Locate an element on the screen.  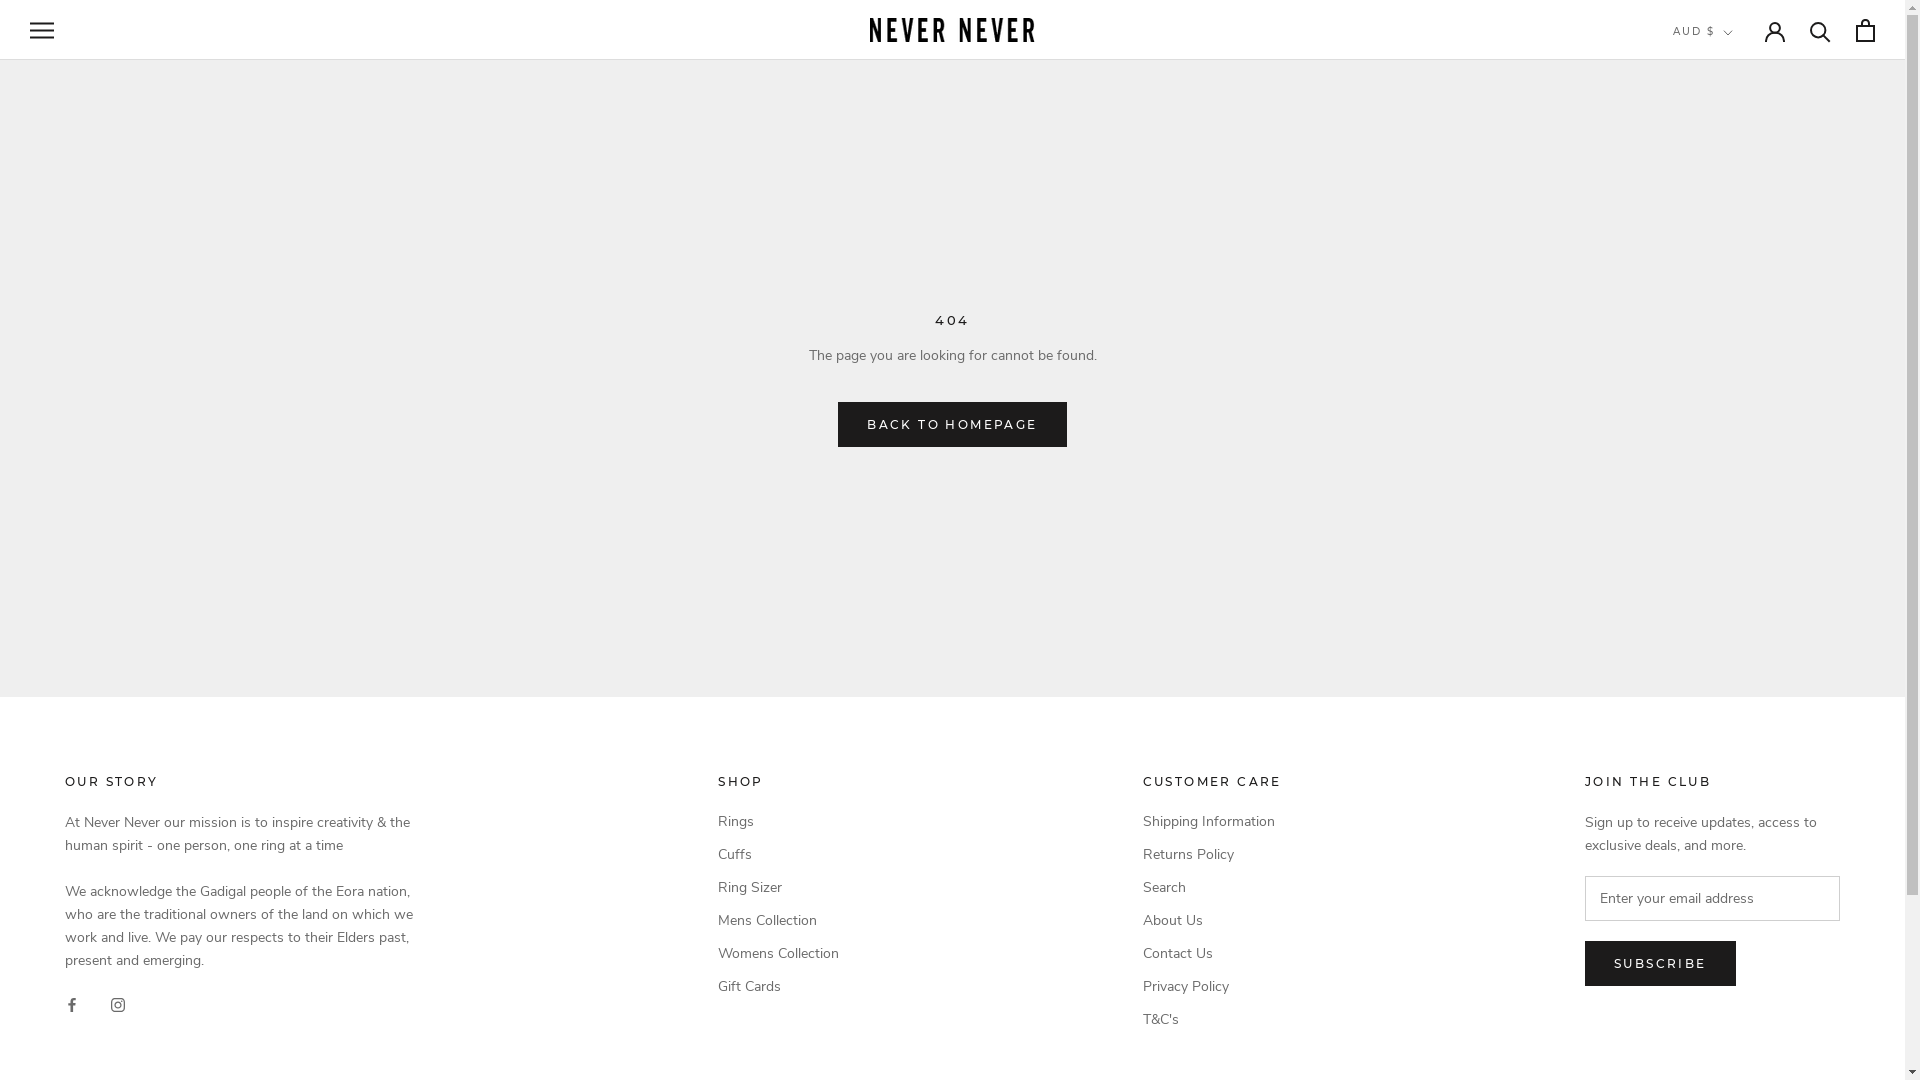
'Womens Collection' is located at coordinates (777, 952).